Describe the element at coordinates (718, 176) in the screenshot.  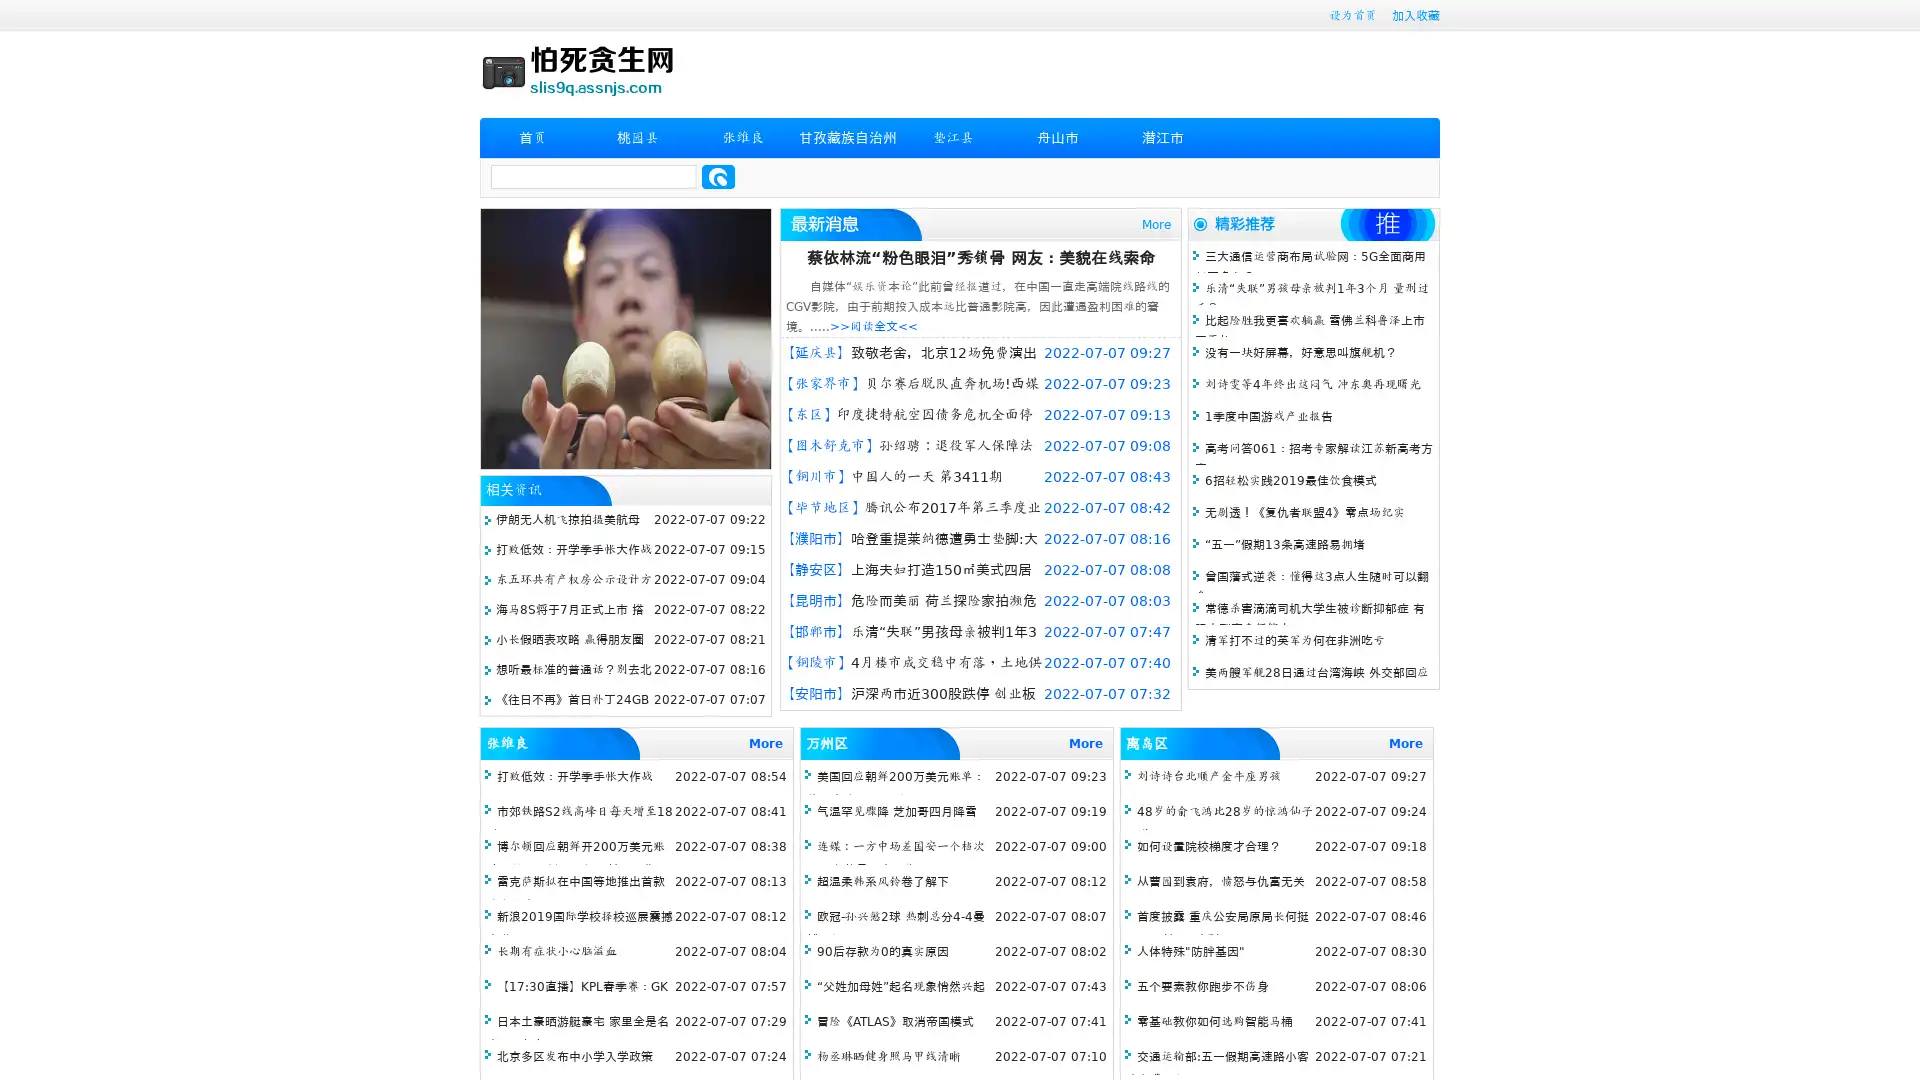
I see `Search` at that location.